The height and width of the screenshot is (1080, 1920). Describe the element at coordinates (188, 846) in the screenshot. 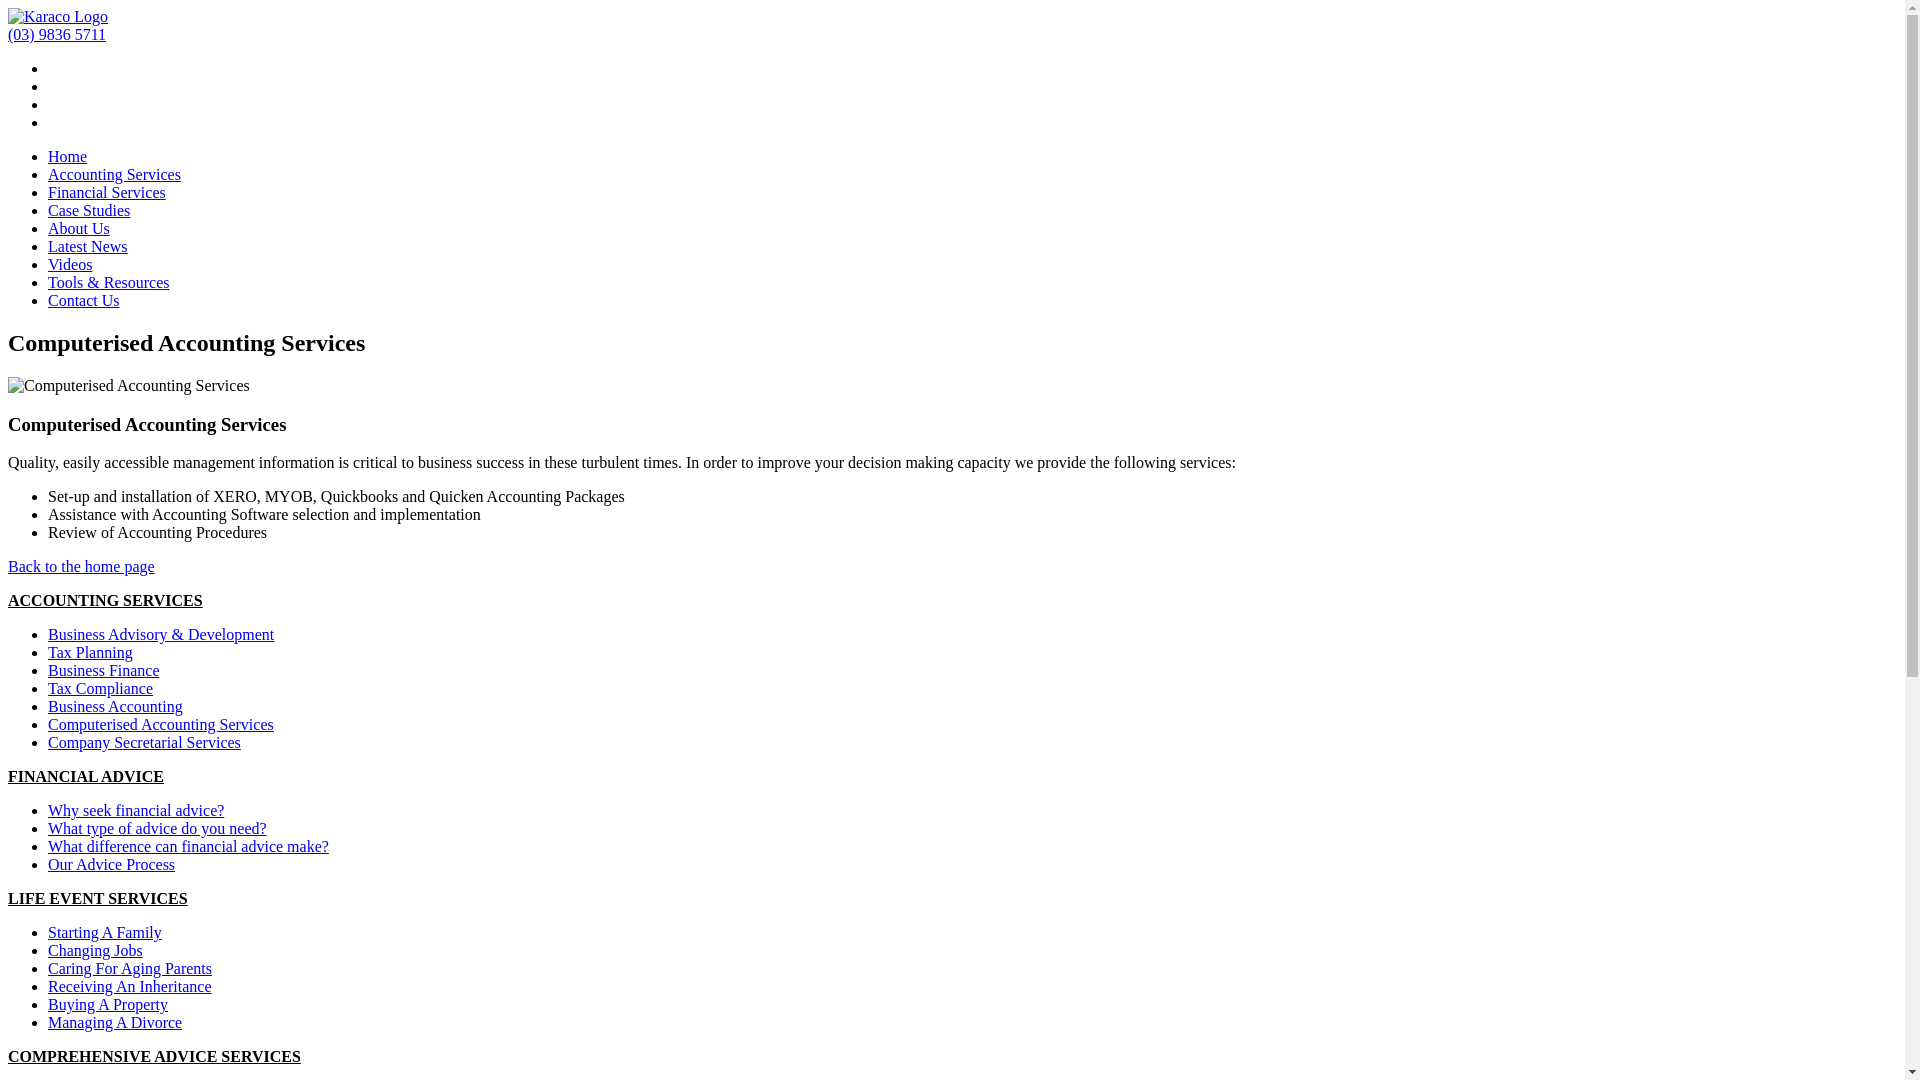

I see `'What difference can financial advice make?'` at that location.